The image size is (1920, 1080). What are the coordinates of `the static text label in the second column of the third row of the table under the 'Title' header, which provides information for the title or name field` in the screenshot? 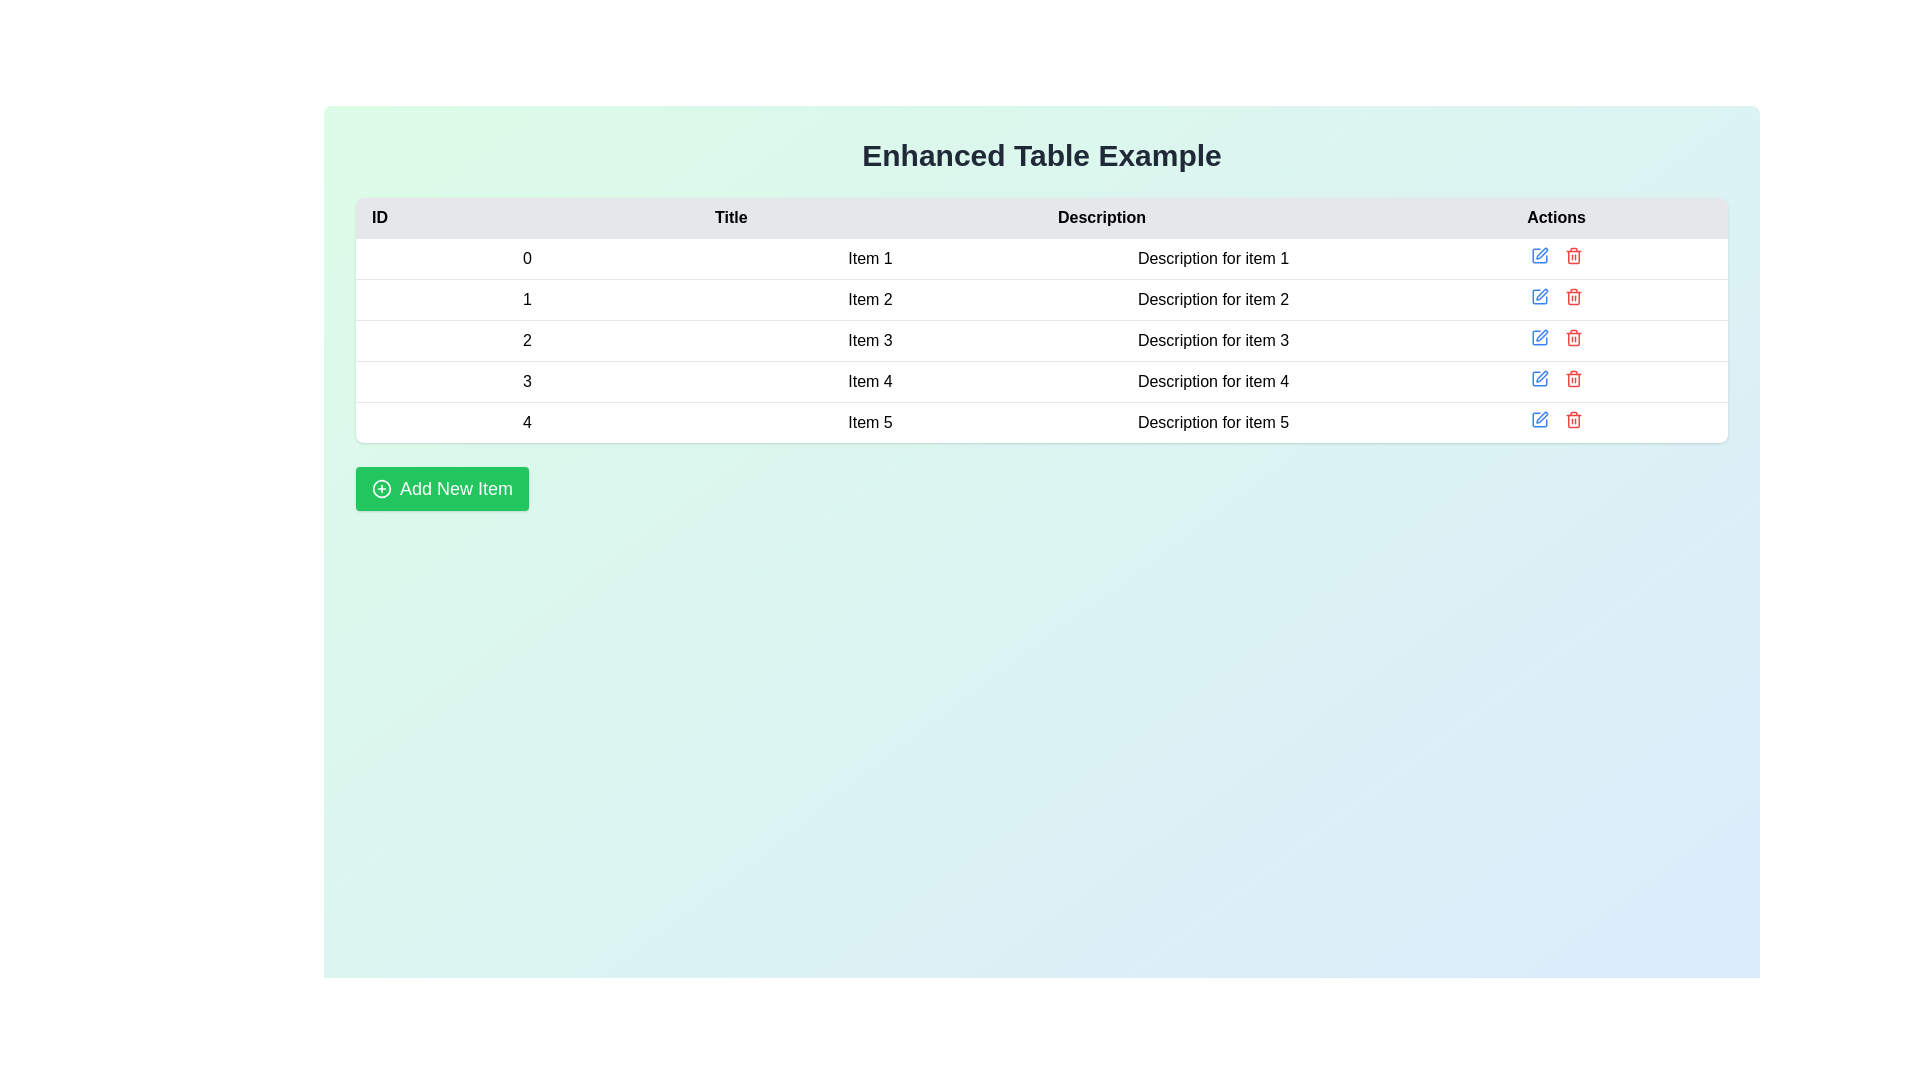 It's located at (870, 339).